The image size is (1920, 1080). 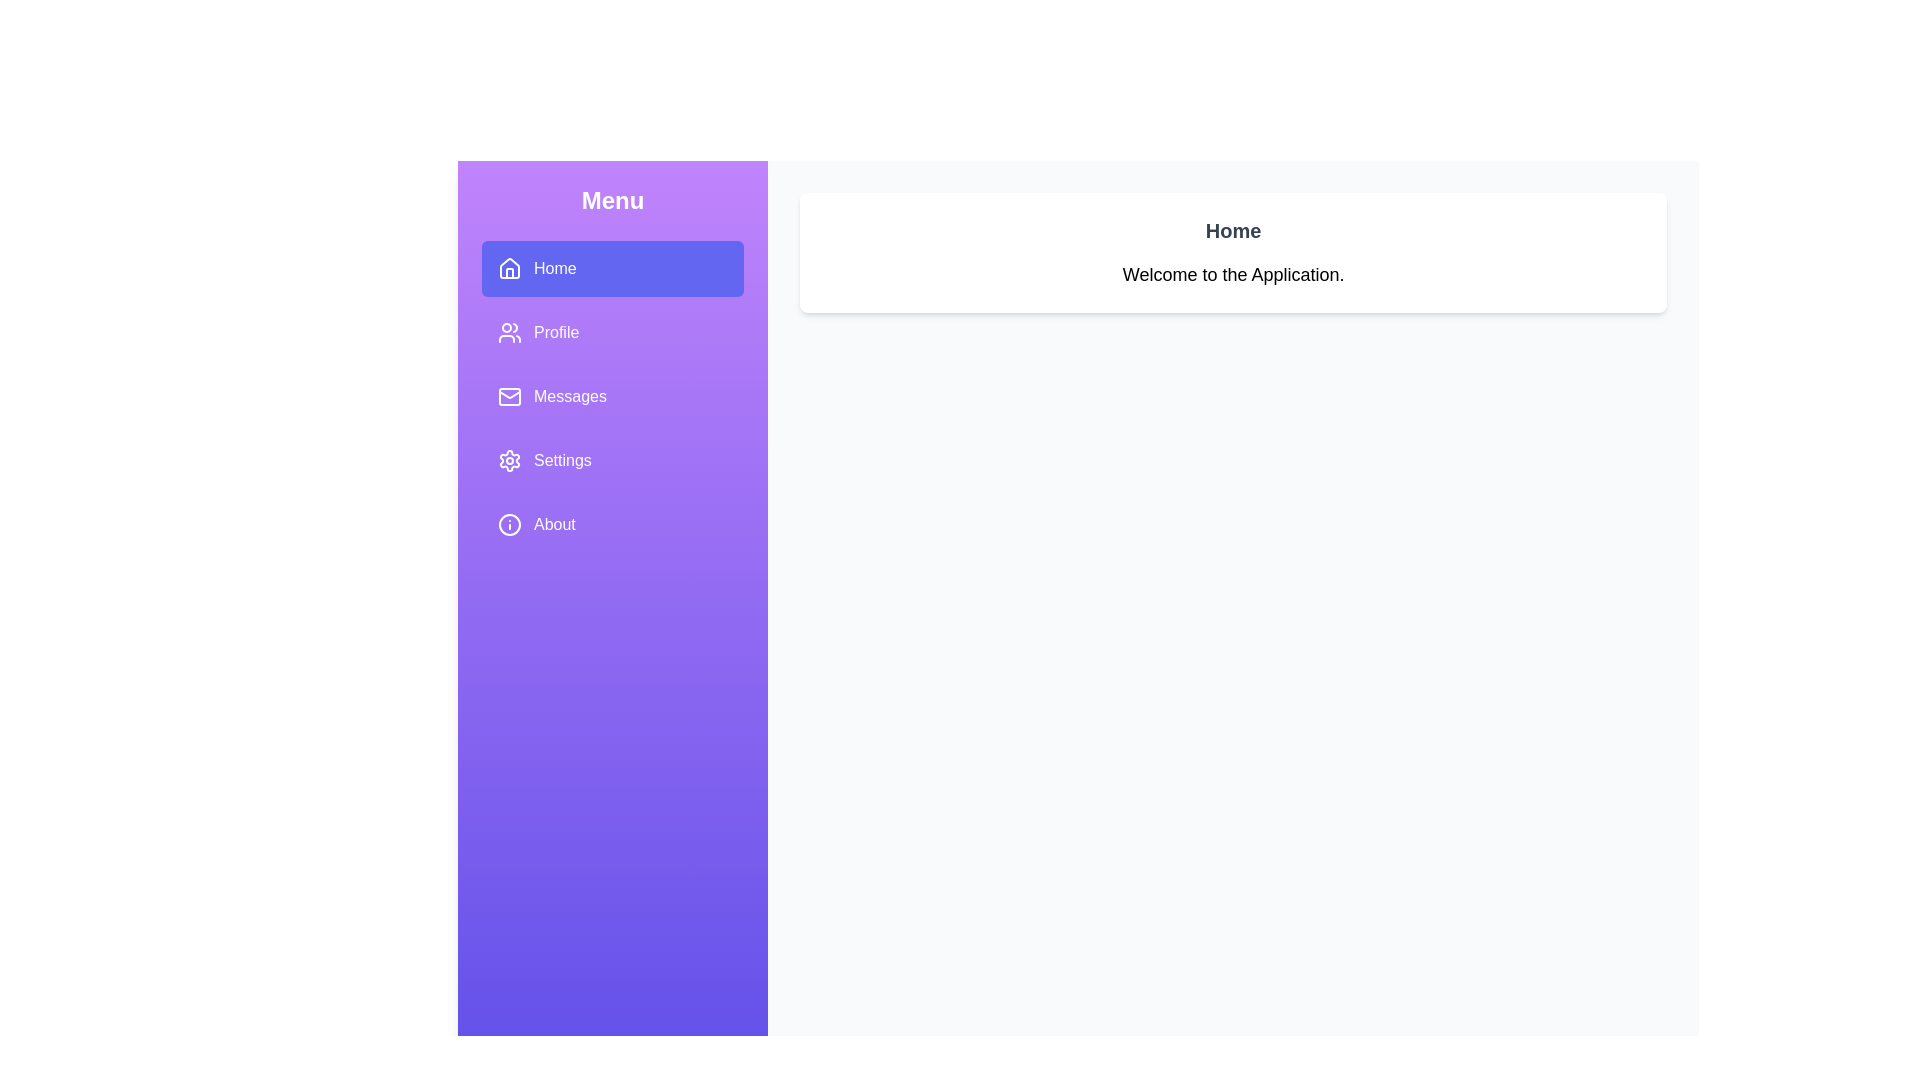 I want to click on the home icon, which is a vector graphic resembling a house located in the sidebar menu next to the text 'Home', so click(x=509, y=266).